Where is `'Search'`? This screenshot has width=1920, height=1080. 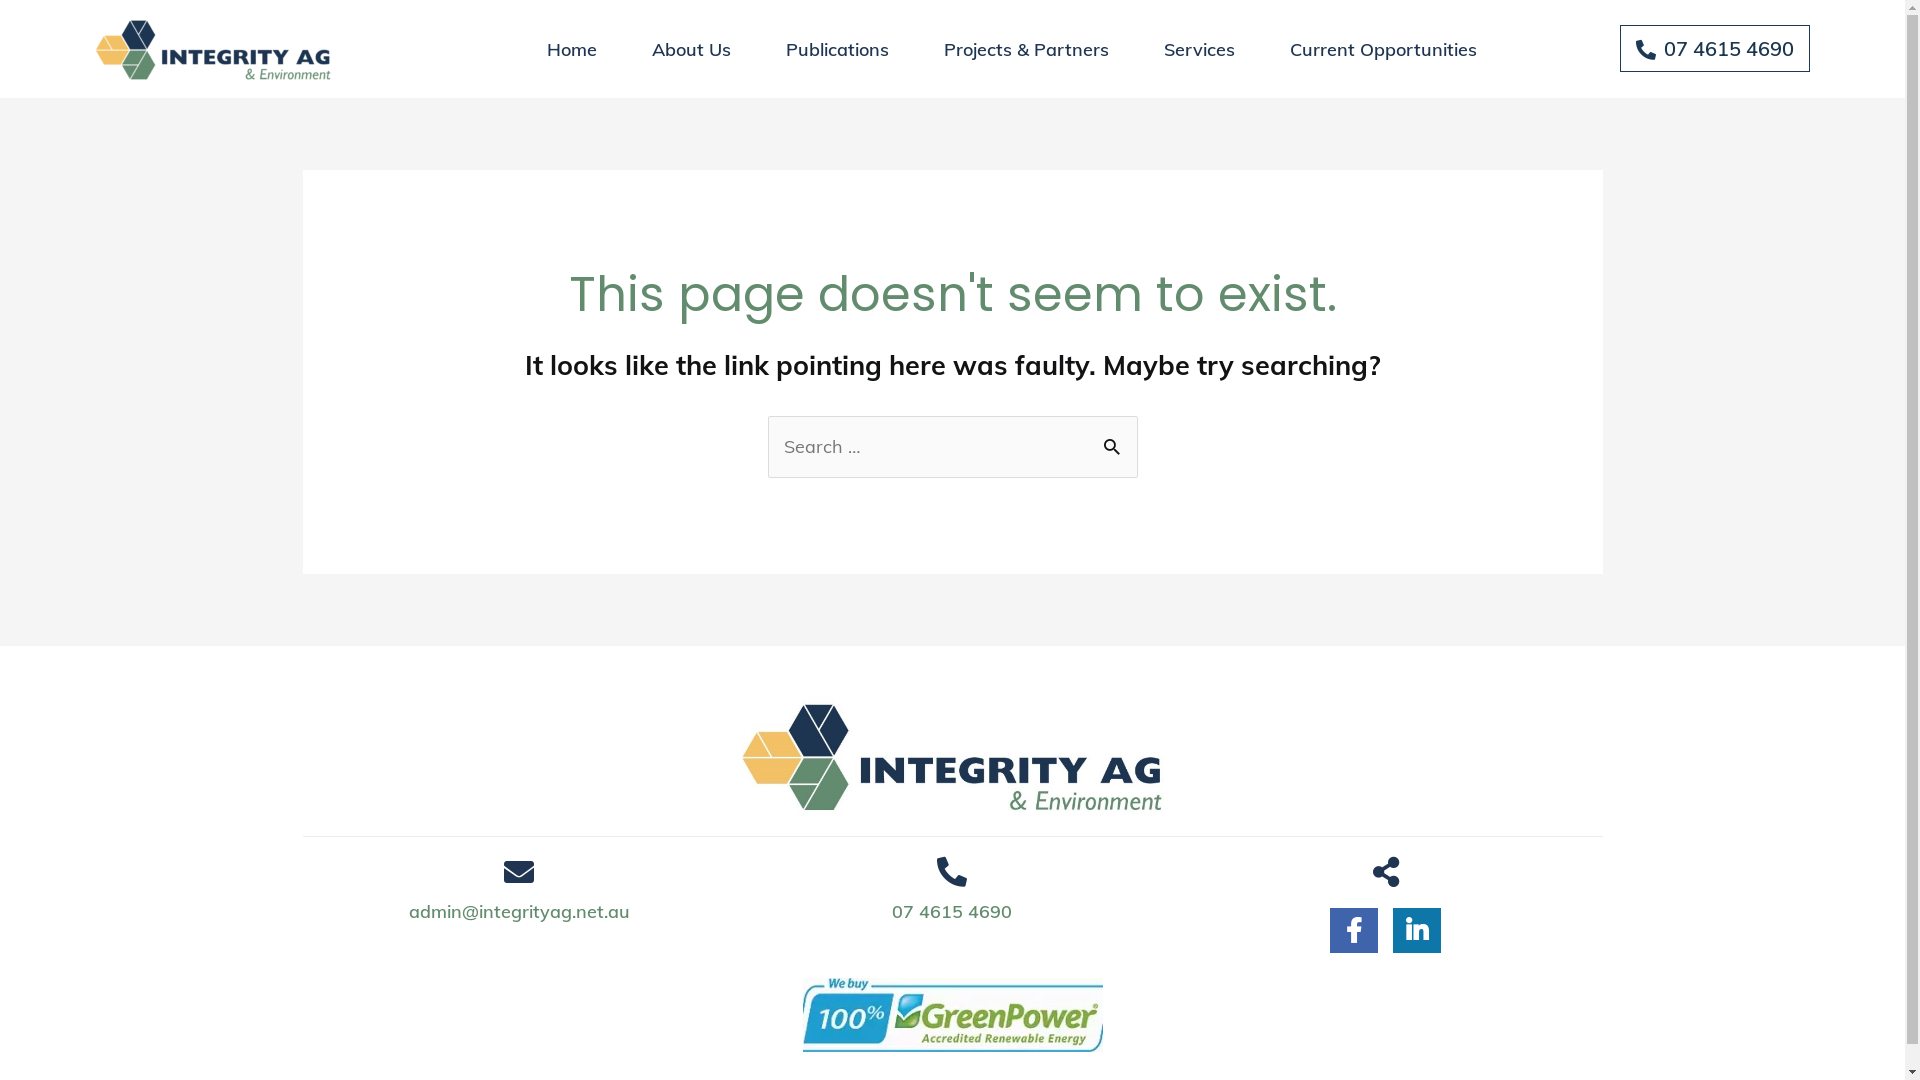 'Search' is located at coordinates (1113, 444).